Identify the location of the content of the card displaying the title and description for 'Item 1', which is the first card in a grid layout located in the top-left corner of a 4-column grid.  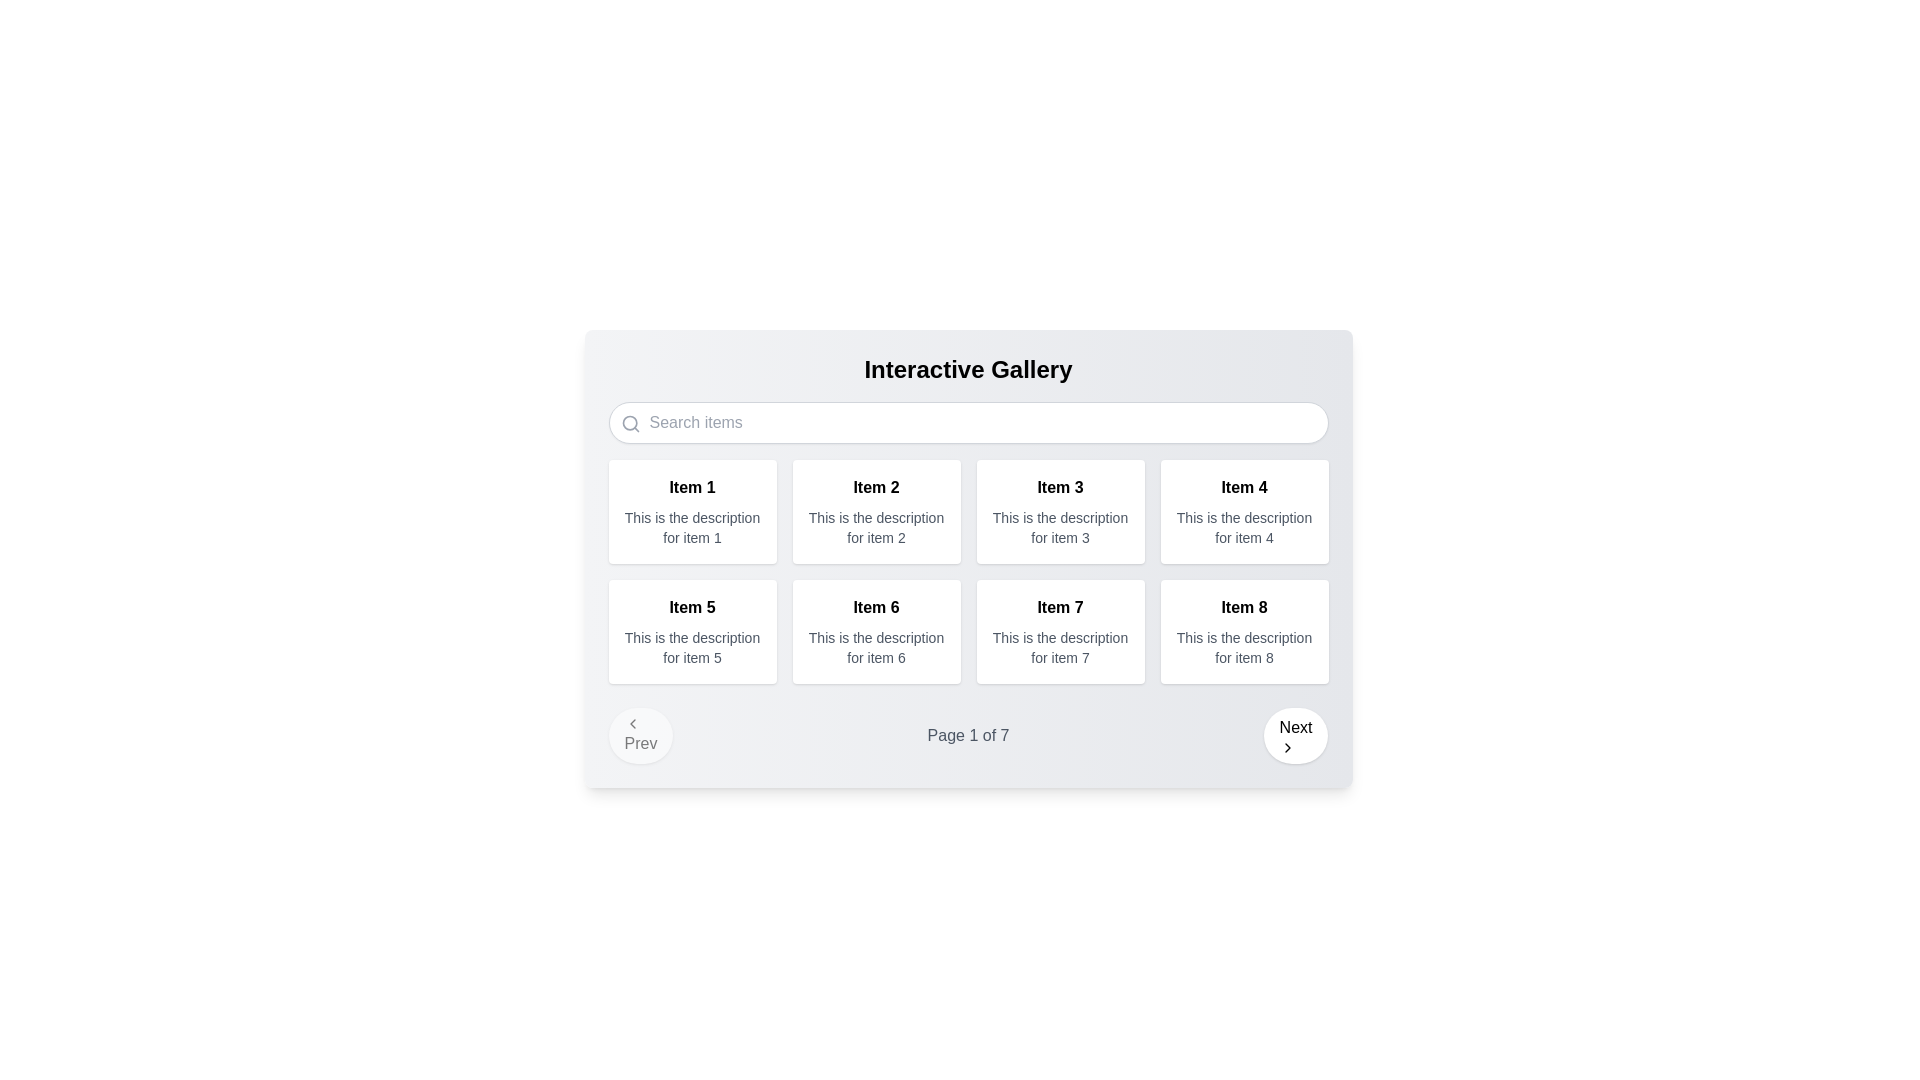
(692, 511).